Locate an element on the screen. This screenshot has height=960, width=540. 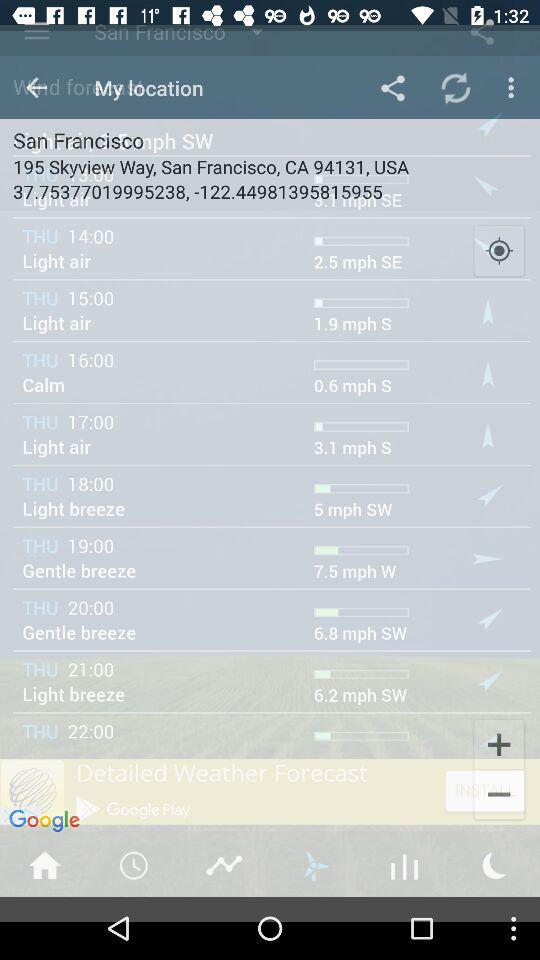
the location_crosshair icon is located at coordinates (498, 226).